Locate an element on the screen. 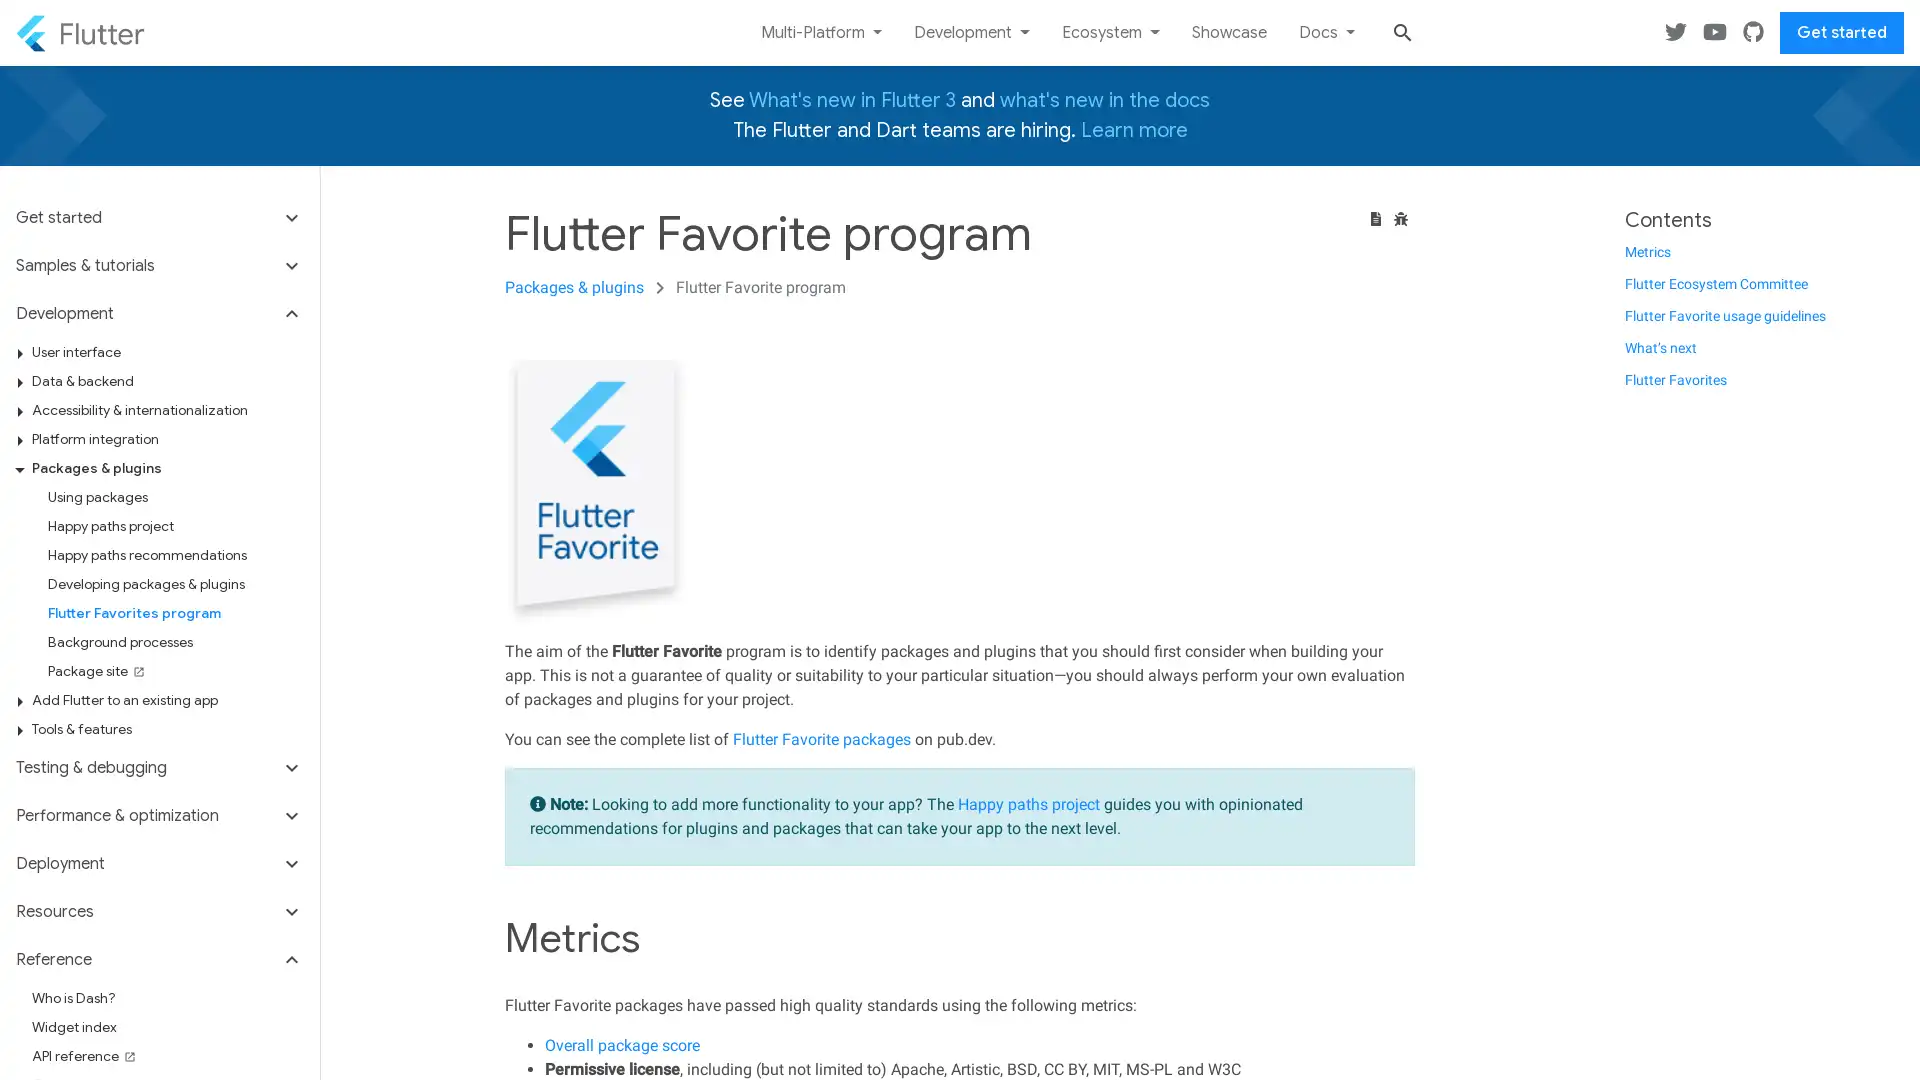 This screenshot has width=1920, height=1080. Development keyboard_arrow_down is located at coordinates (158, 313).